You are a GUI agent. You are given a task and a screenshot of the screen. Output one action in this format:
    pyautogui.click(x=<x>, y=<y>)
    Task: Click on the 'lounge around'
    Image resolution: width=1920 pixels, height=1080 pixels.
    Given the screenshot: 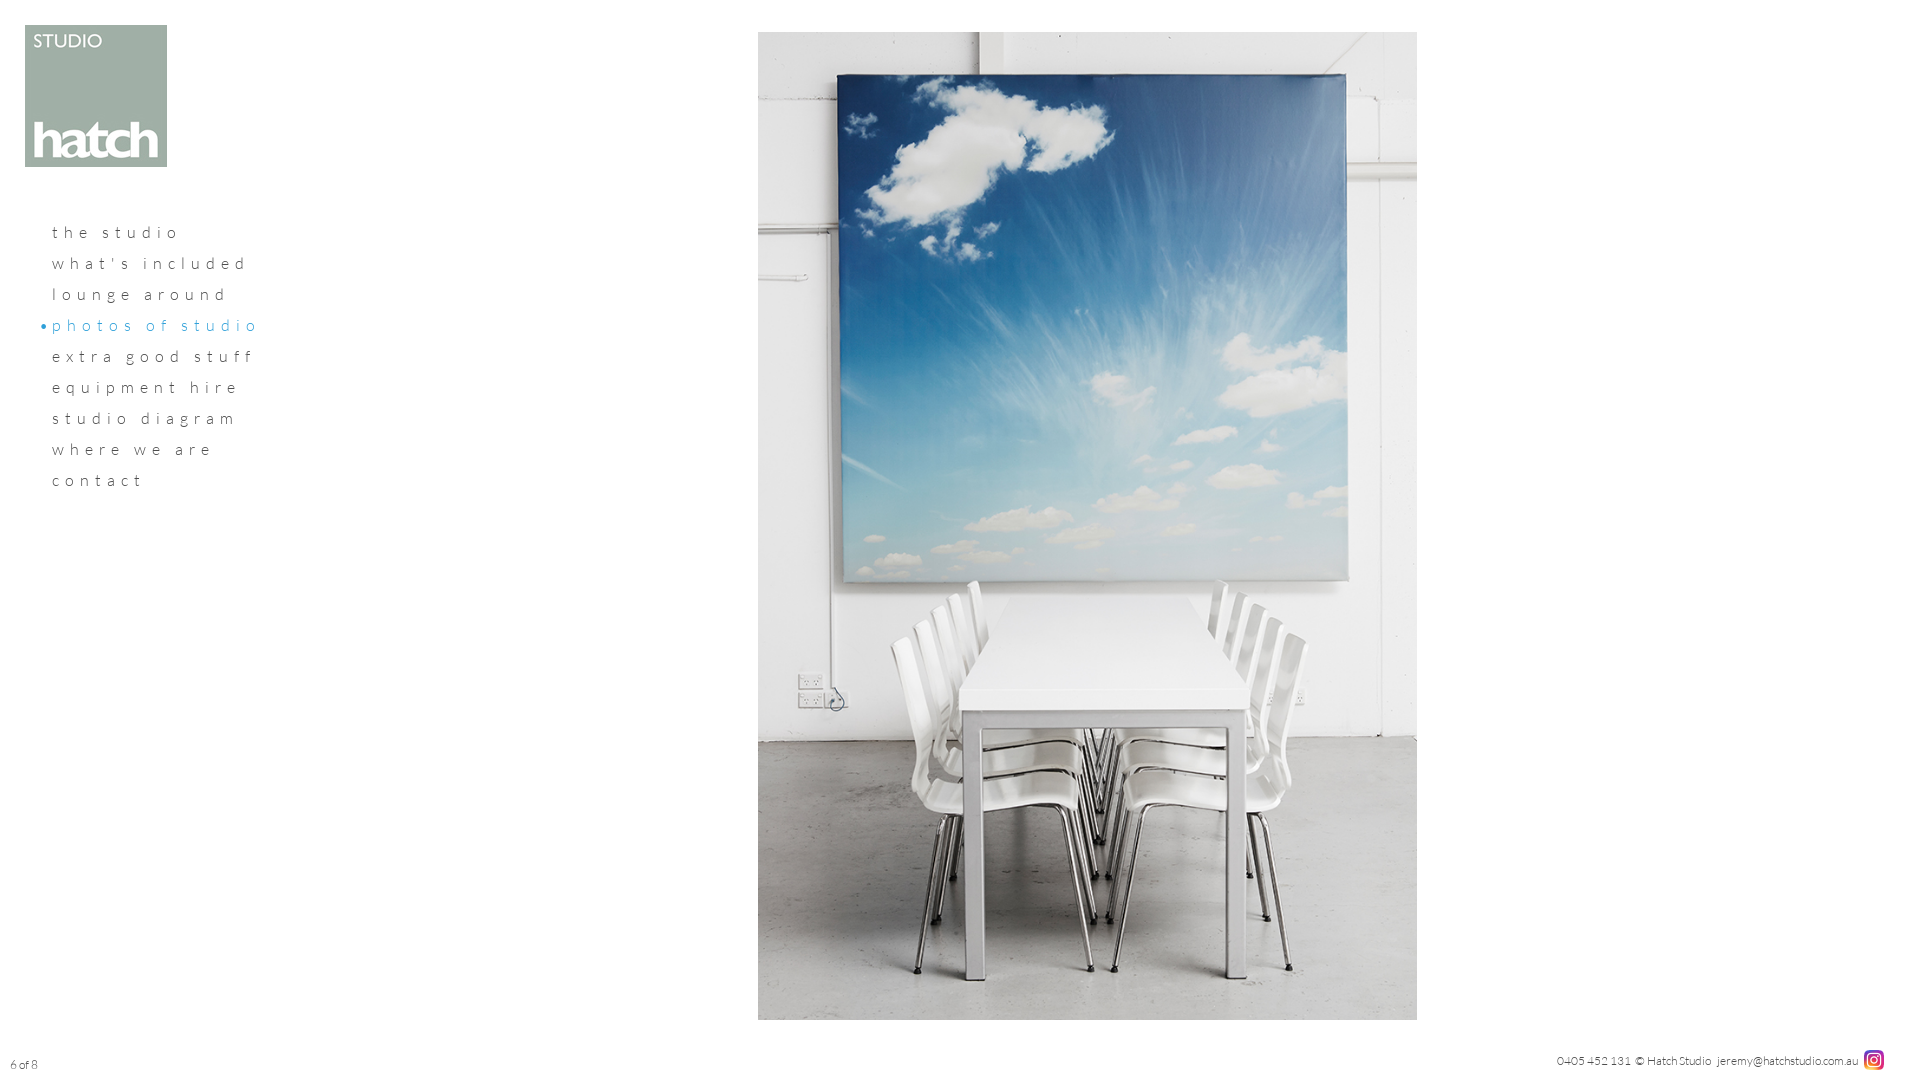 What is the action you would take?
    pyautogui.click(x=139, y=293)
    